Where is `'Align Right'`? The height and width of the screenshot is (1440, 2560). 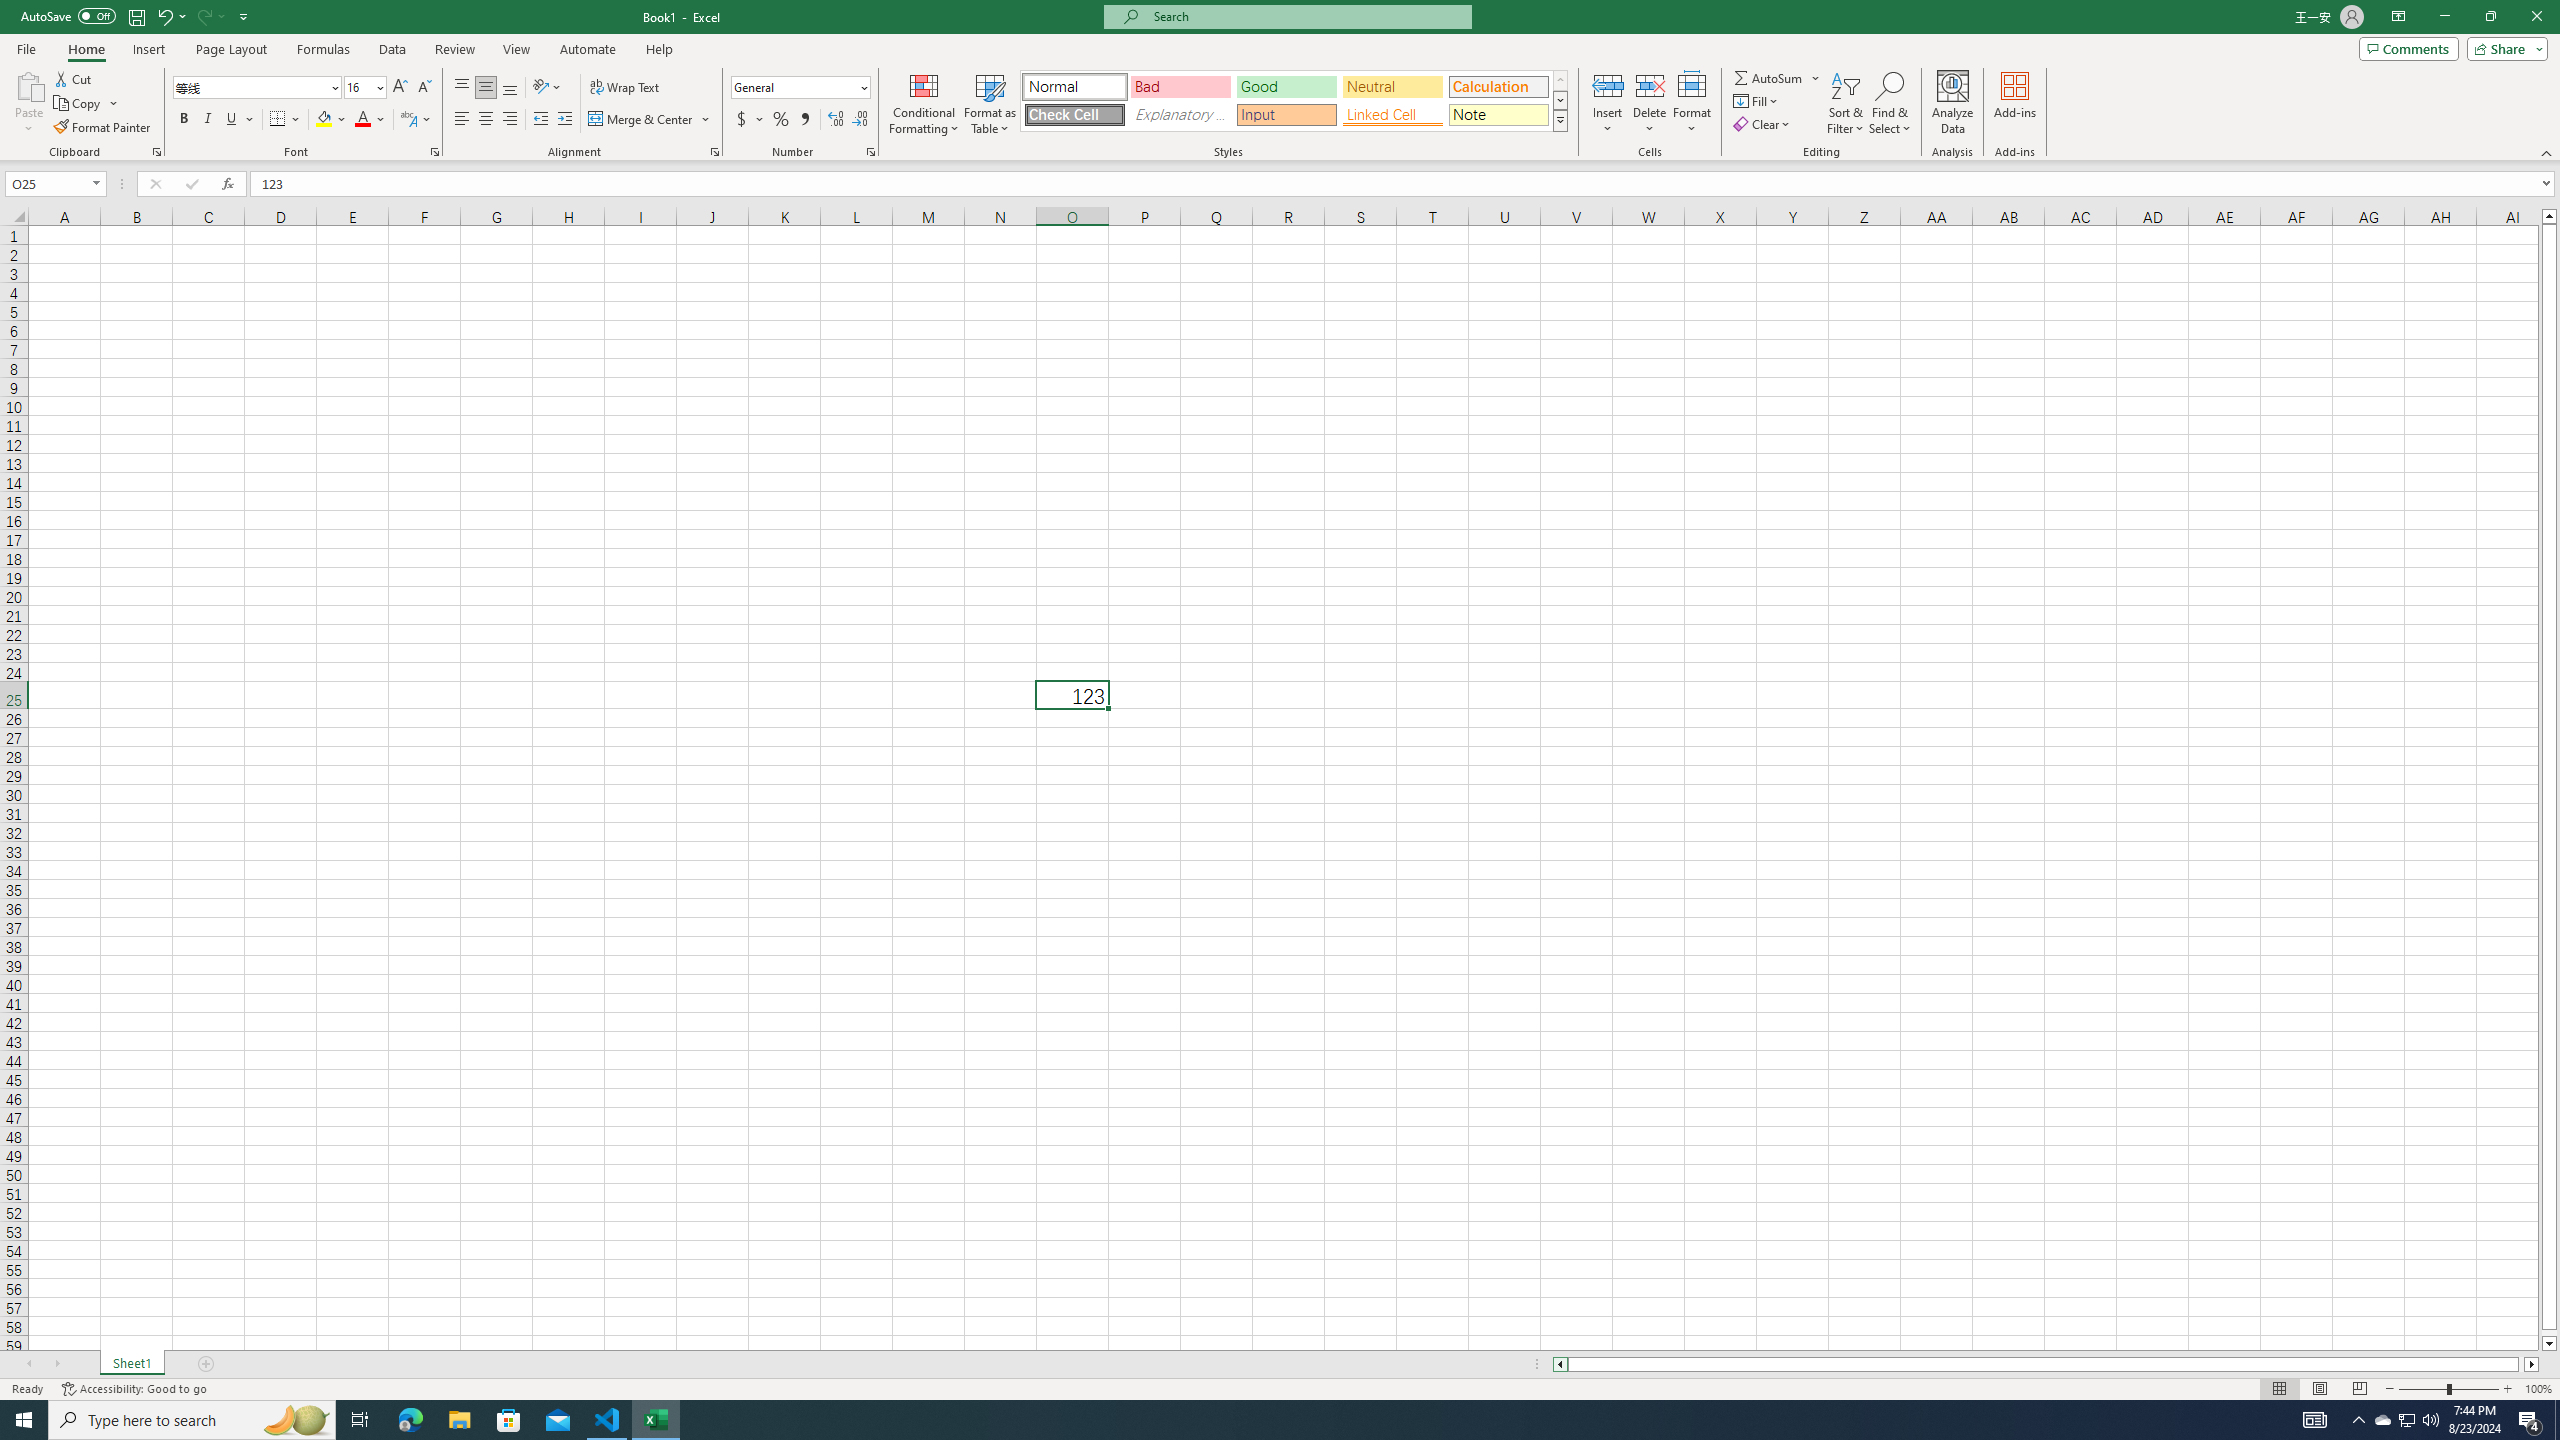
'Align Right' is located at coordinates (509, 118).